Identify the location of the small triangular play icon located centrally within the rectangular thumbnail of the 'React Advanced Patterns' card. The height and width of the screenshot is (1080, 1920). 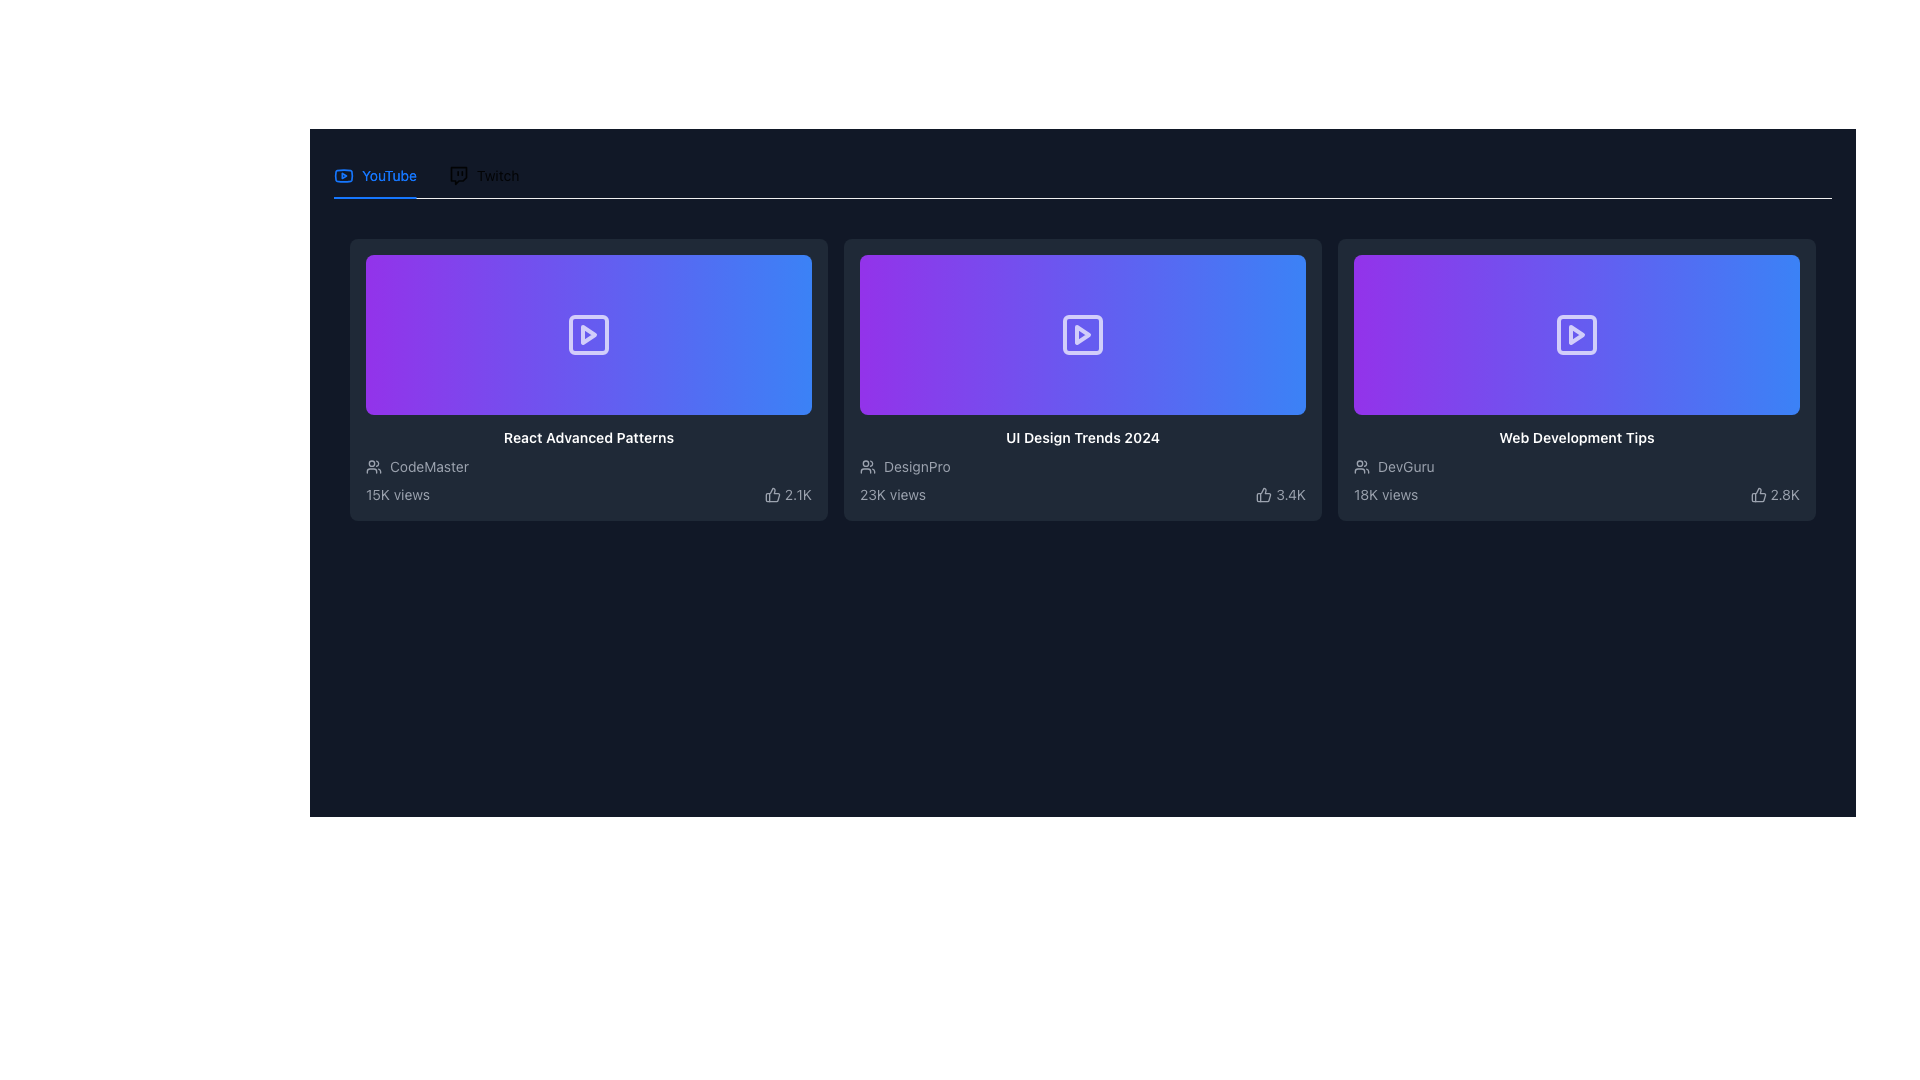
(588, 334).